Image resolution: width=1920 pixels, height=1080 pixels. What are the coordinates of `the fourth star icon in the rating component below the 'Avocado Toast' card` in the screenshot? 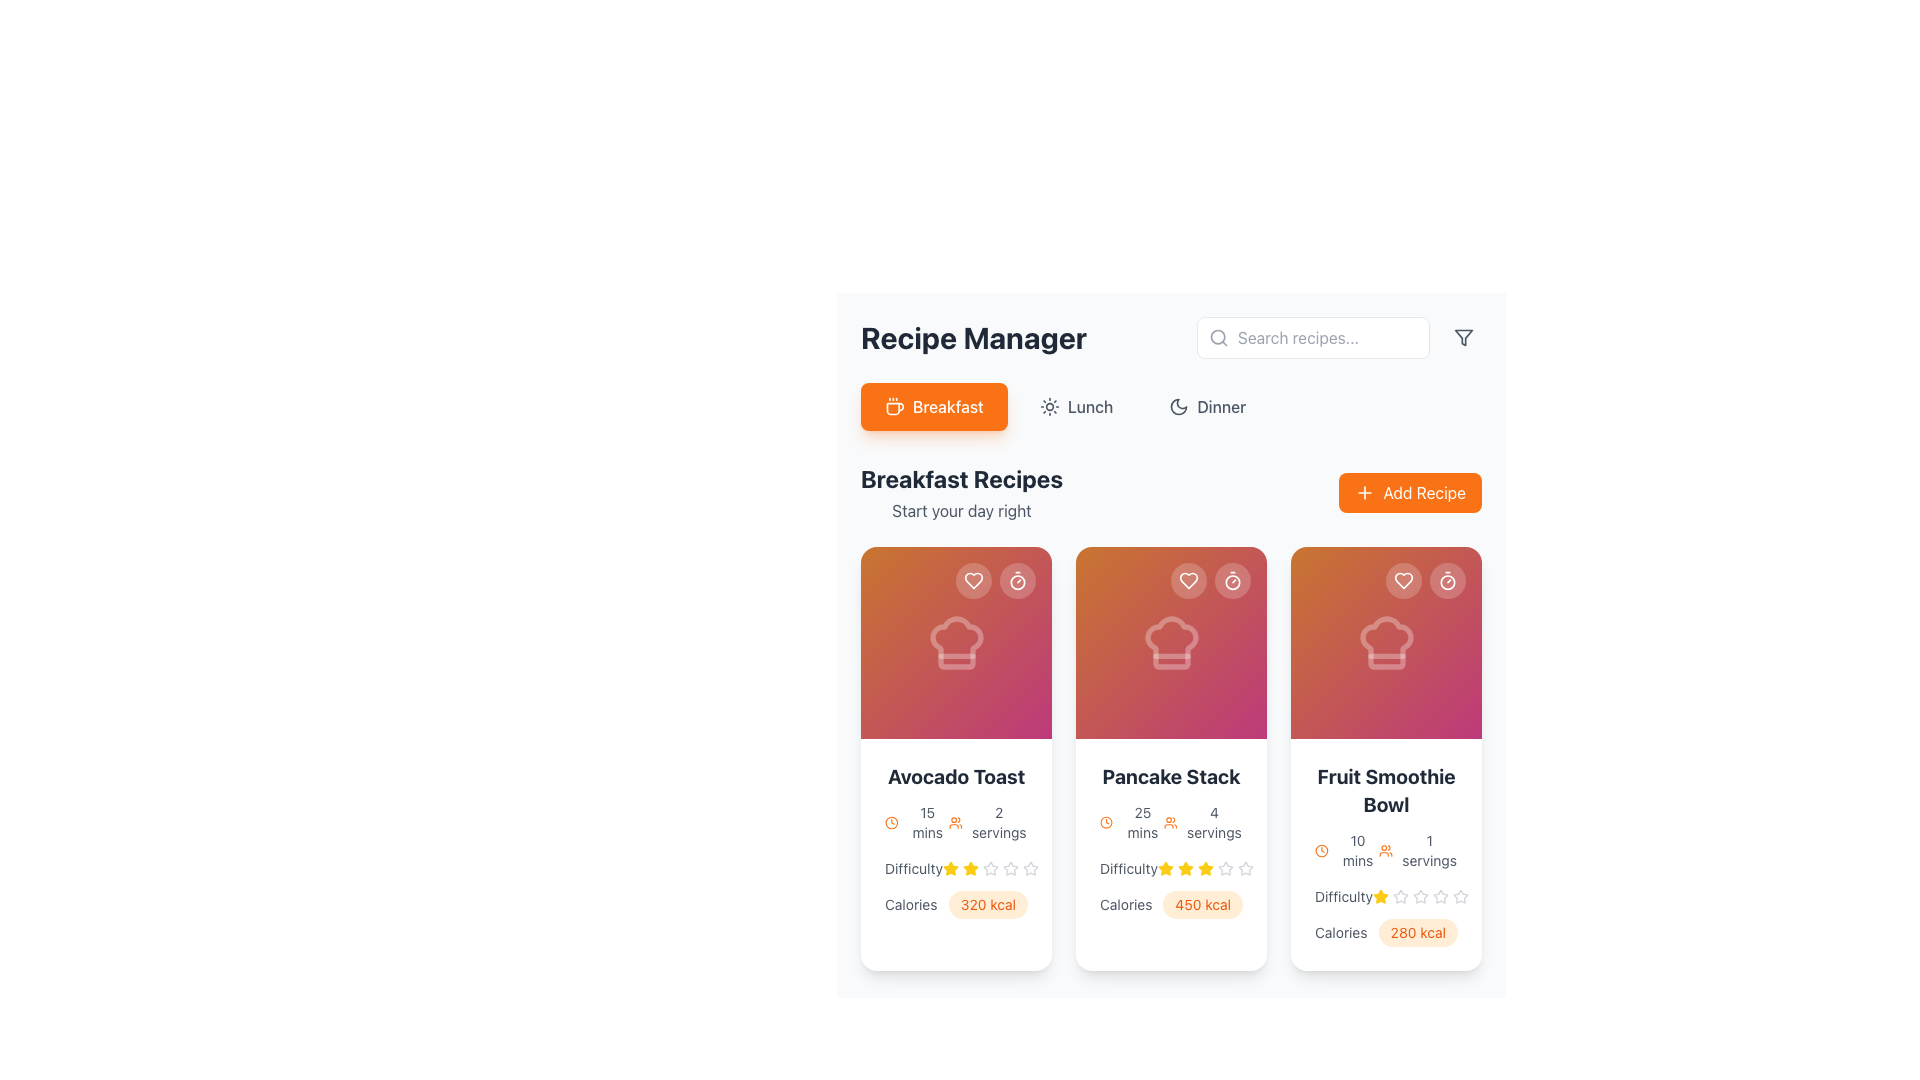 It's located at (990, 867).